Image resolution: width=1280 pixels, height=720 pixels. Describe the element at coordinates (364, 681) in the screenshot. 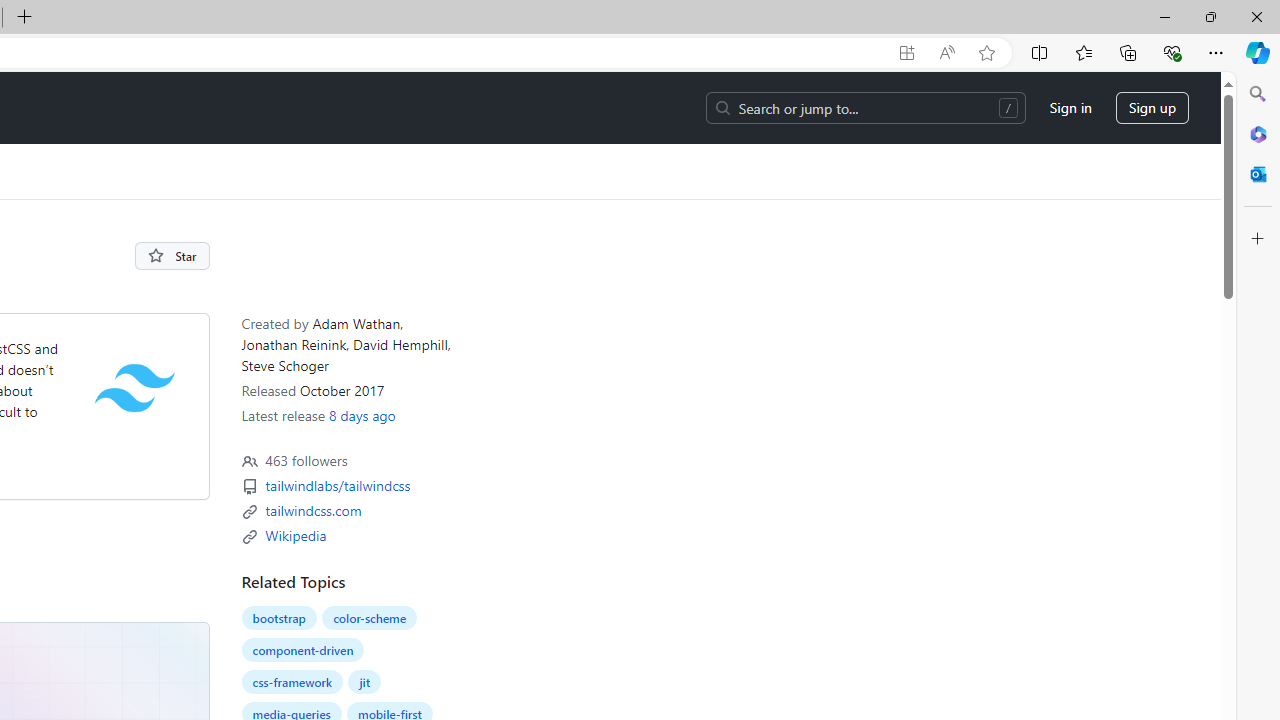

I see `'jit'` at that location.